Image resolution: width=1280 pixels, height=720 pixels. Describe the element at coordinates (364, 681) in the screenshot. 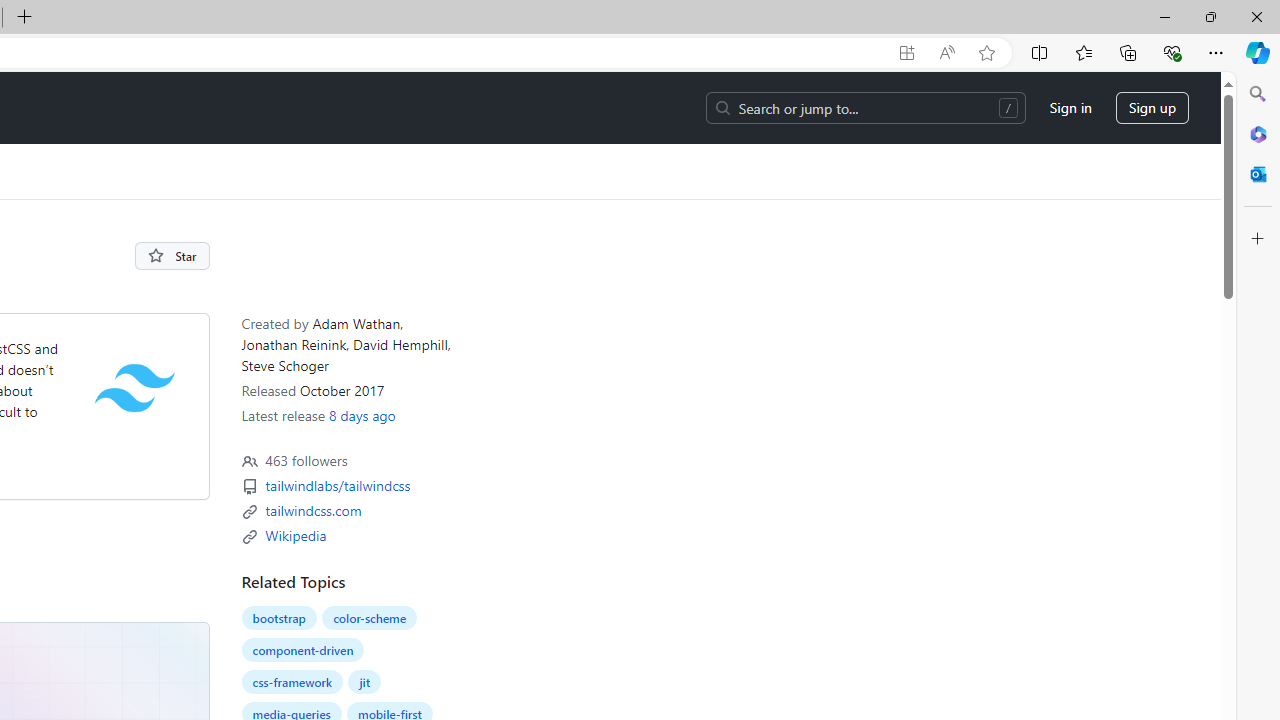

I see `'jit'` at that location.